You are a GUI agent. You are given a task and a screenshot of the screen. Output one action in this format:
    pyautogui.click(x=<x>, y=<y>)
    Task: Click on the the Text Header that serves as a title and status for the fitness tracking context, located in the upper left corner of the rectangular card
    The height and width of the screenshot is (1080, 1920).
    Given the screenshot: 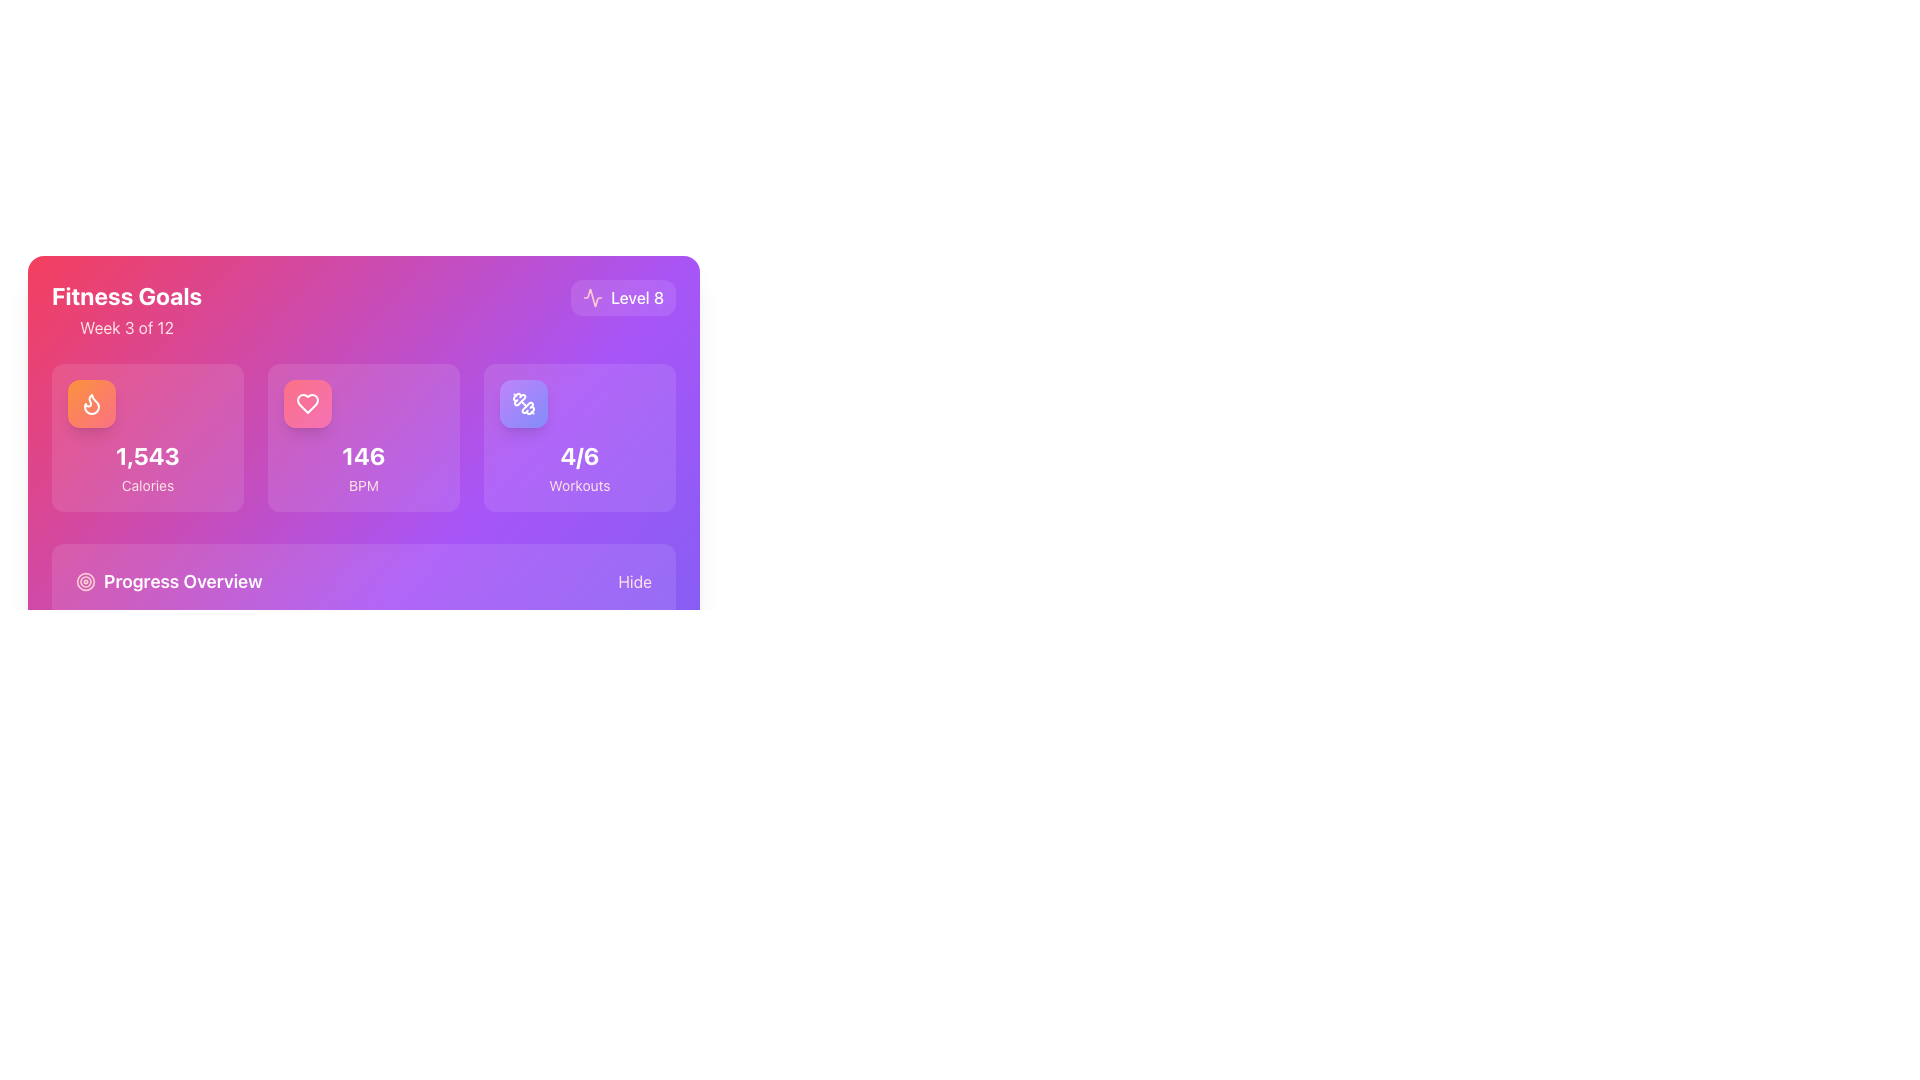 What is the action you would take?
    pyautogui.click(x=126, y=309)
    